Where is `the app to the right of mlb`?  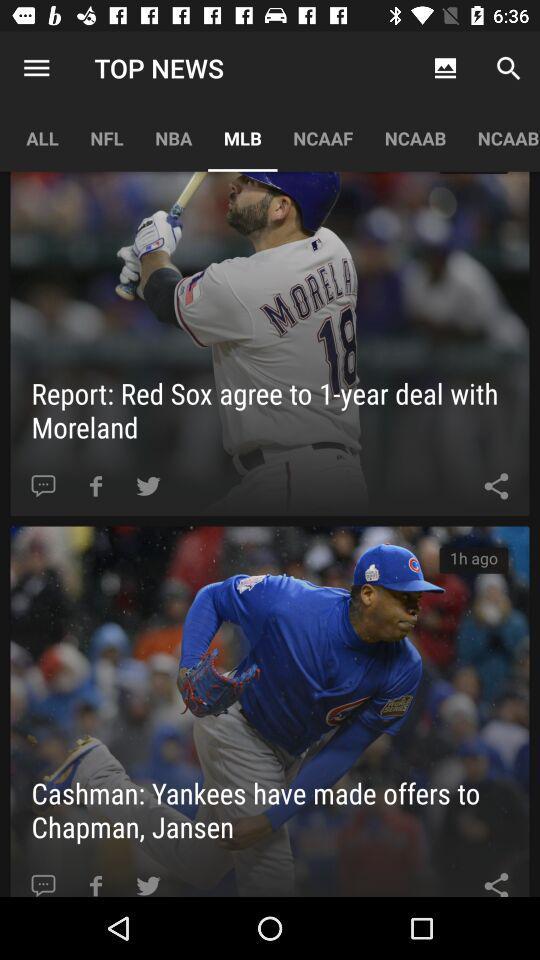
the app to the right of mlb is located at coordinates (323, 137).